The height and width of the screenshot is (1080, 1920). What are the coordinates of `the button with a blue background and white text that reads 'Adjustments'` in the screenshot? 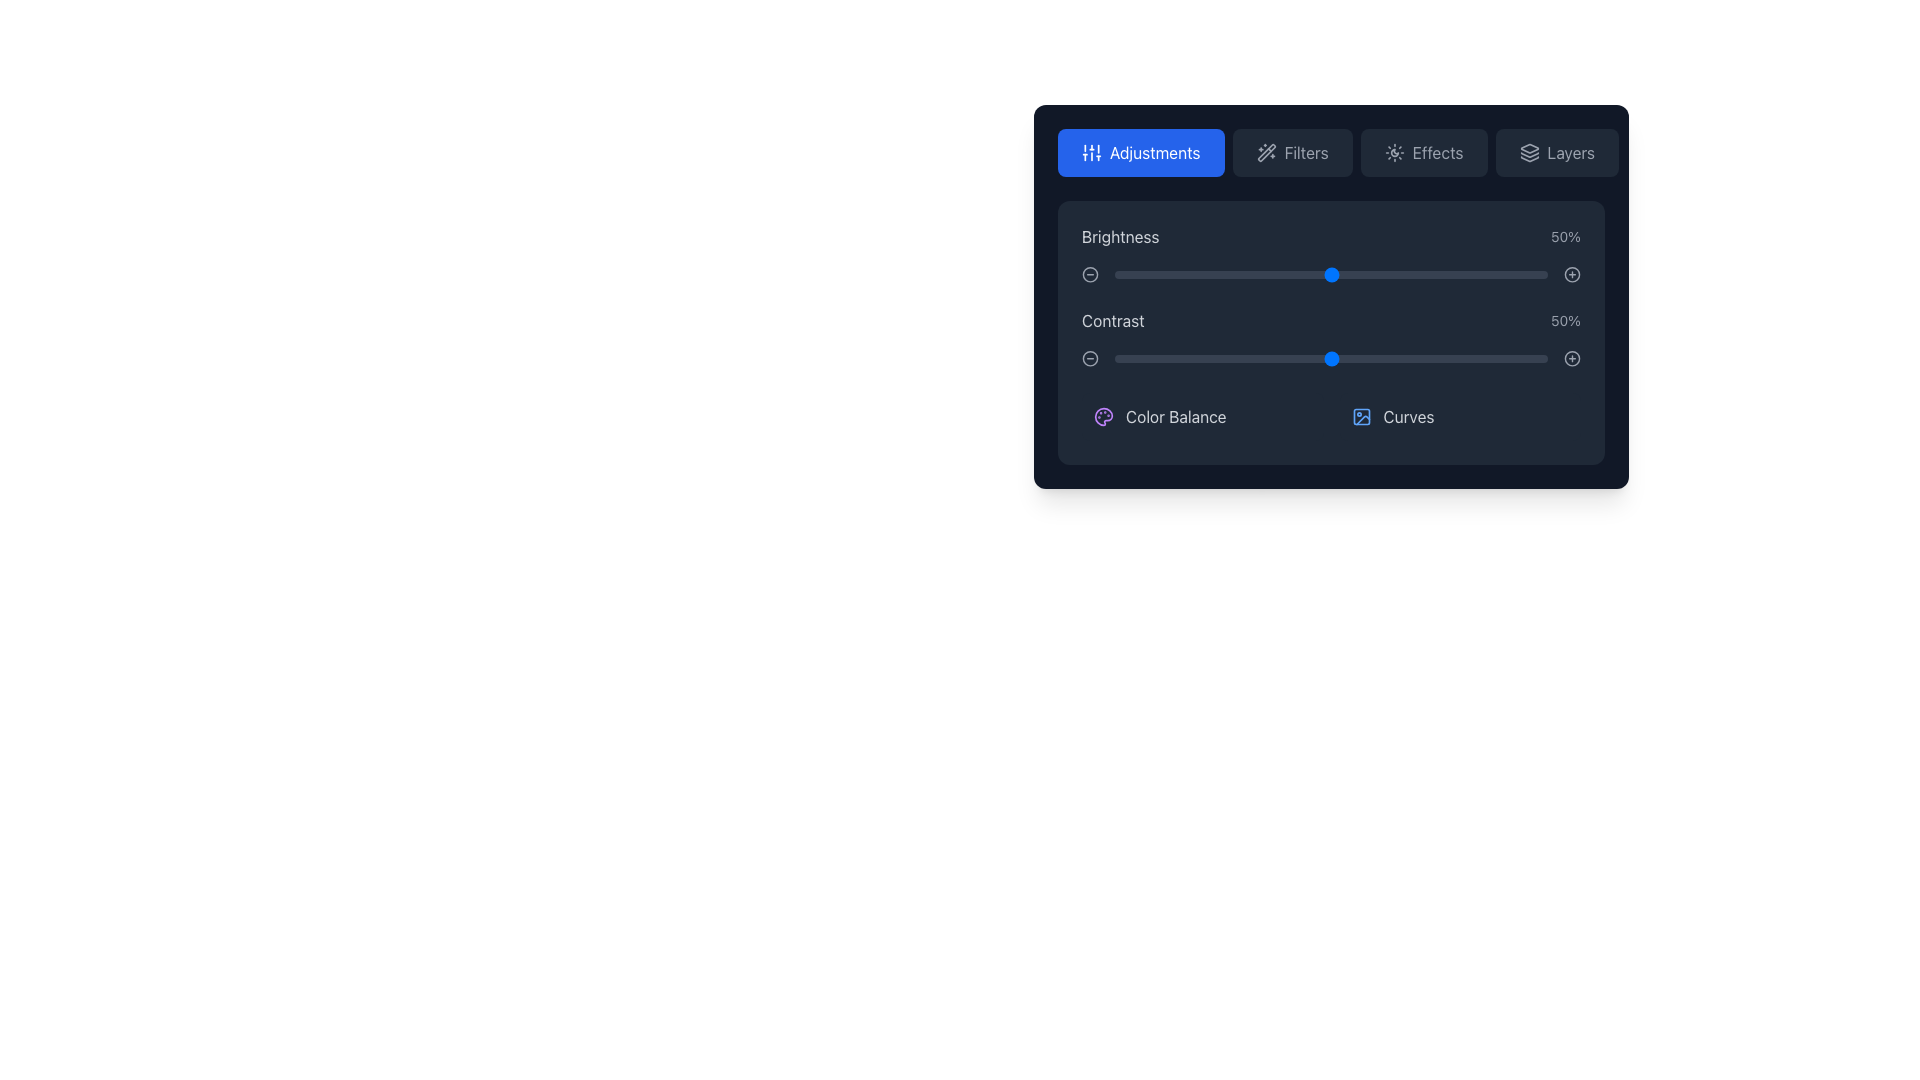 It's located at (1141, 152).